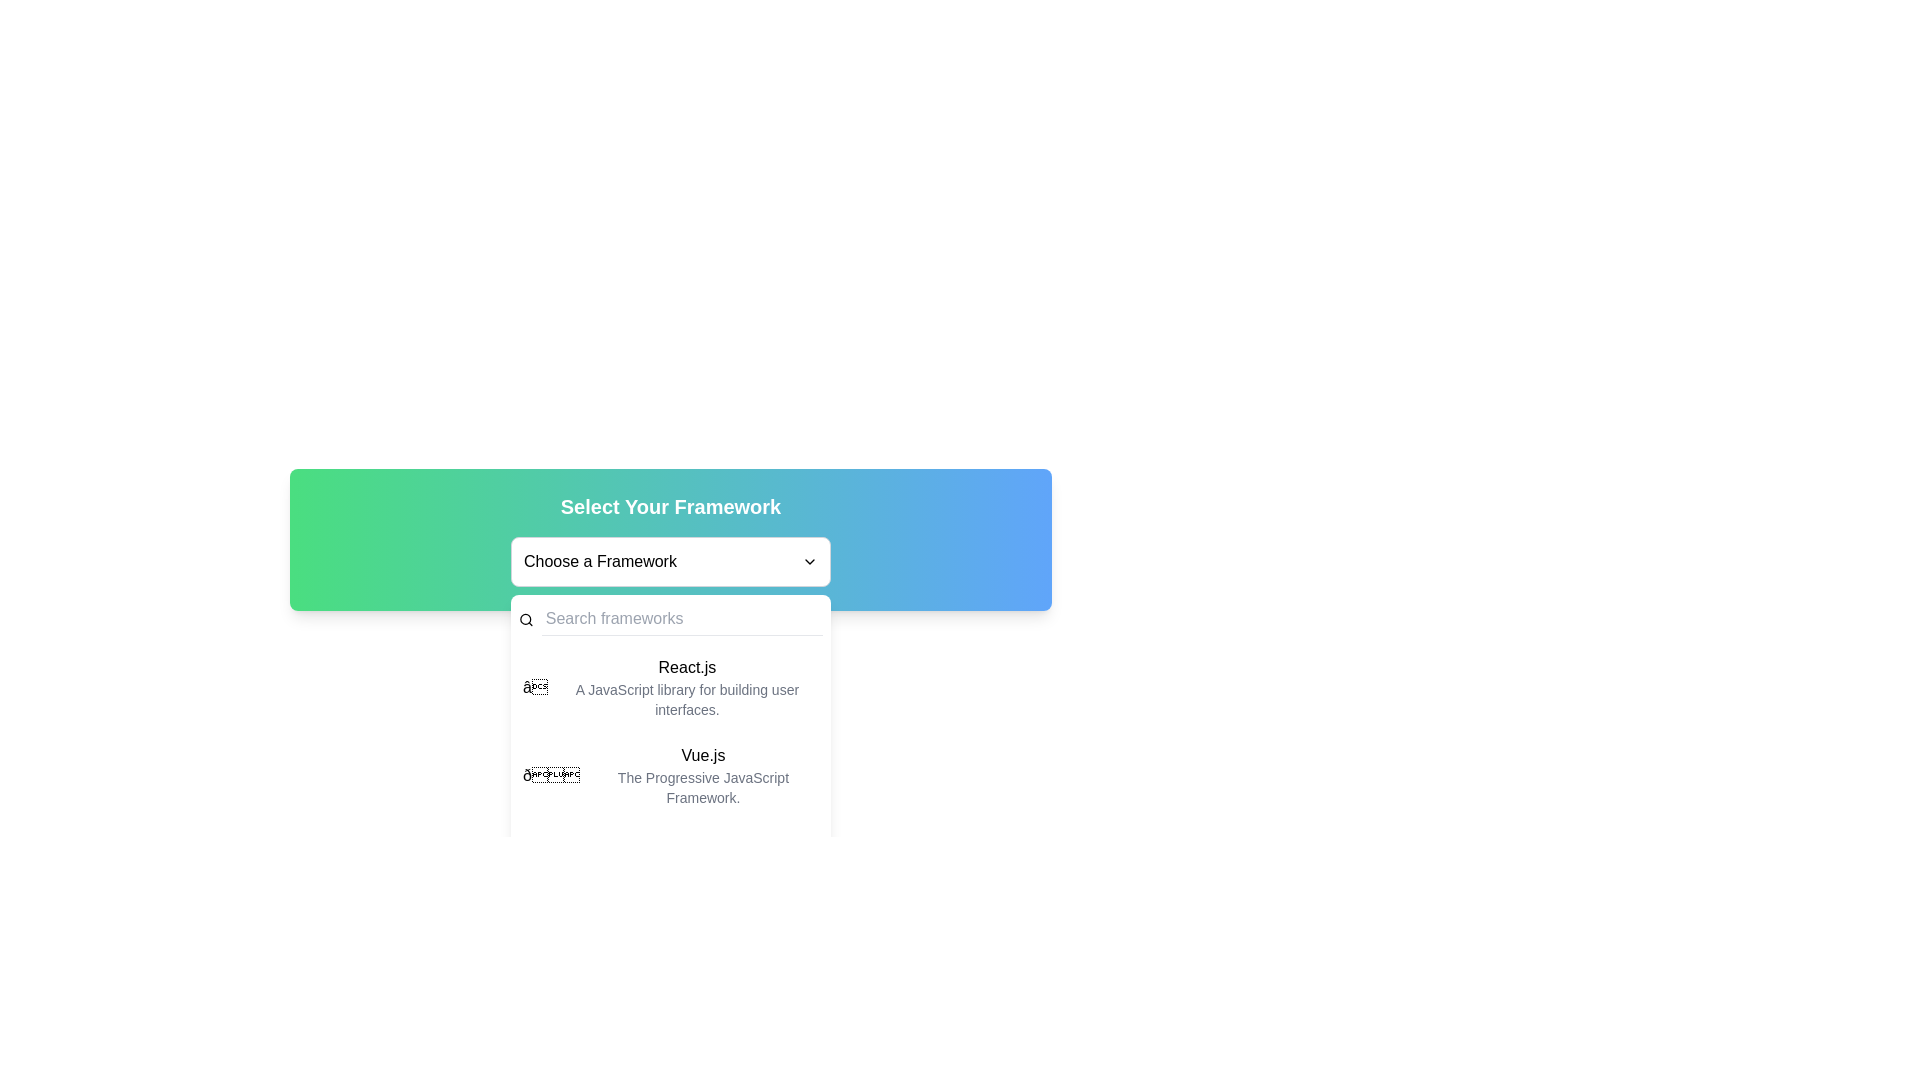 The width and height of the screenshot is (1920, 1080). Describe the element at coordinates (535, 686) in the screenshot. I see `the star icon located next to the title 'React.js' in the dropdown list` at that location.